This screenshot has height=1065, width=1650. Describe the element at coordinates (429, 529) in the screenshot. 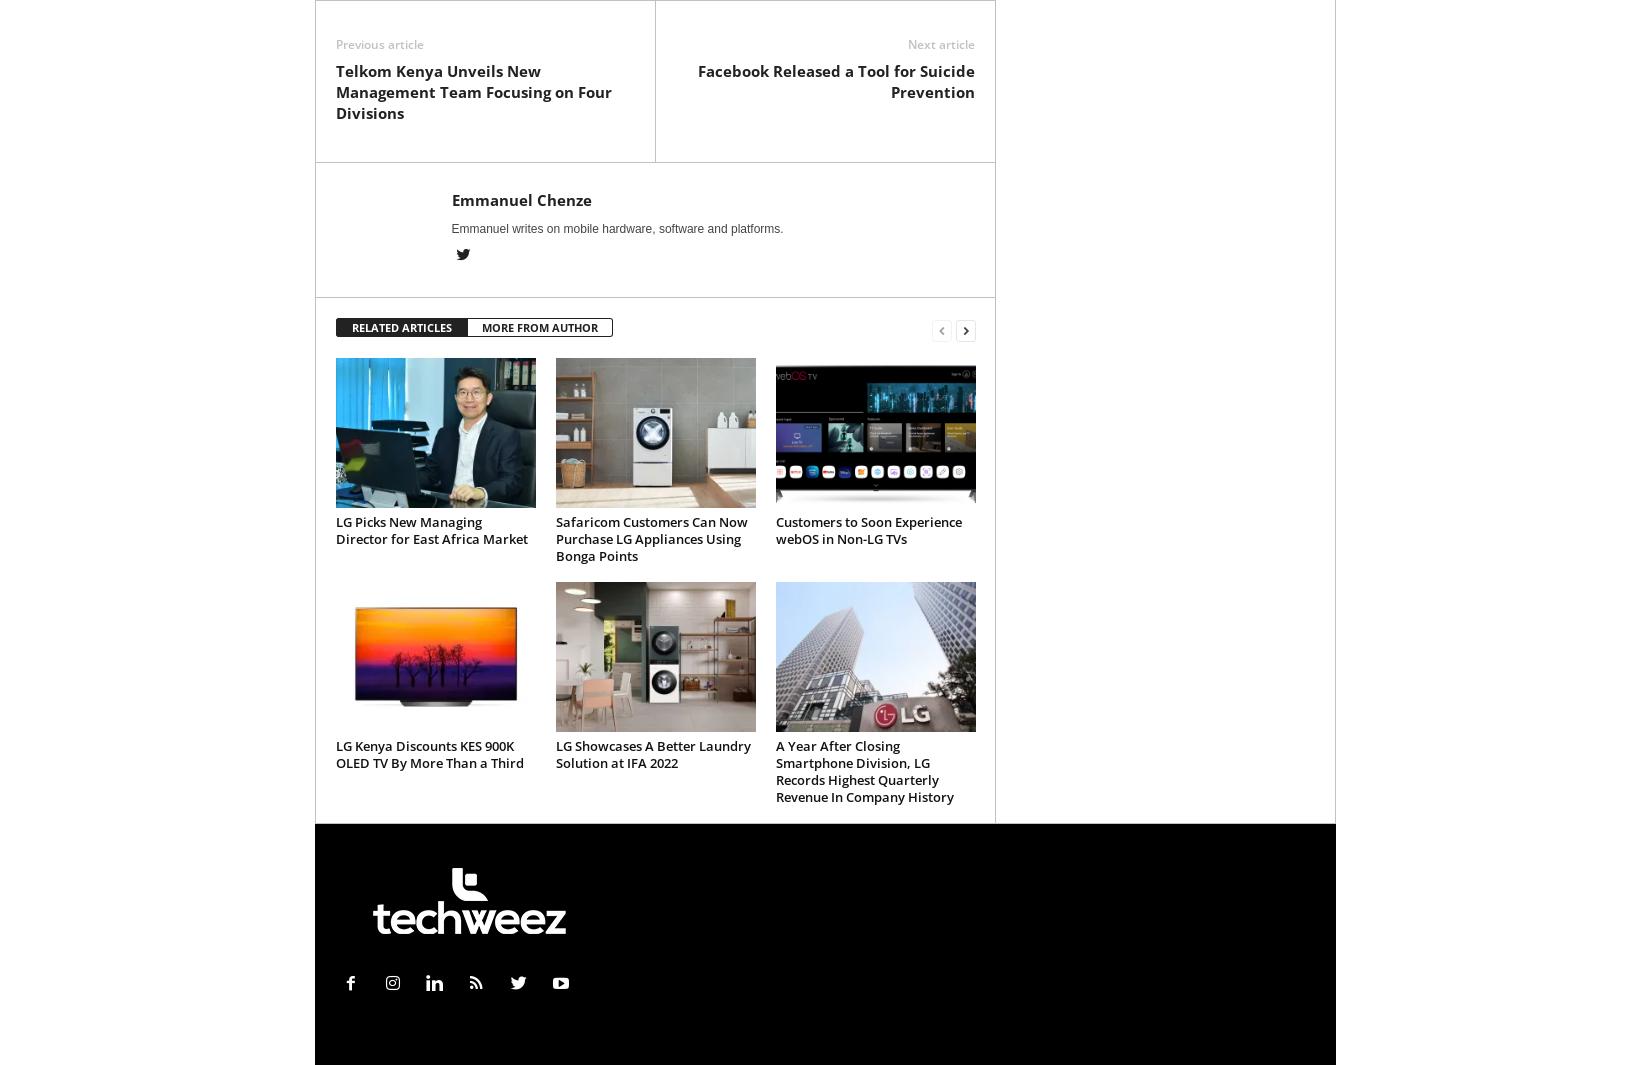

I see `'LG Picks New Managing Director for East Africa Market'` at that location.